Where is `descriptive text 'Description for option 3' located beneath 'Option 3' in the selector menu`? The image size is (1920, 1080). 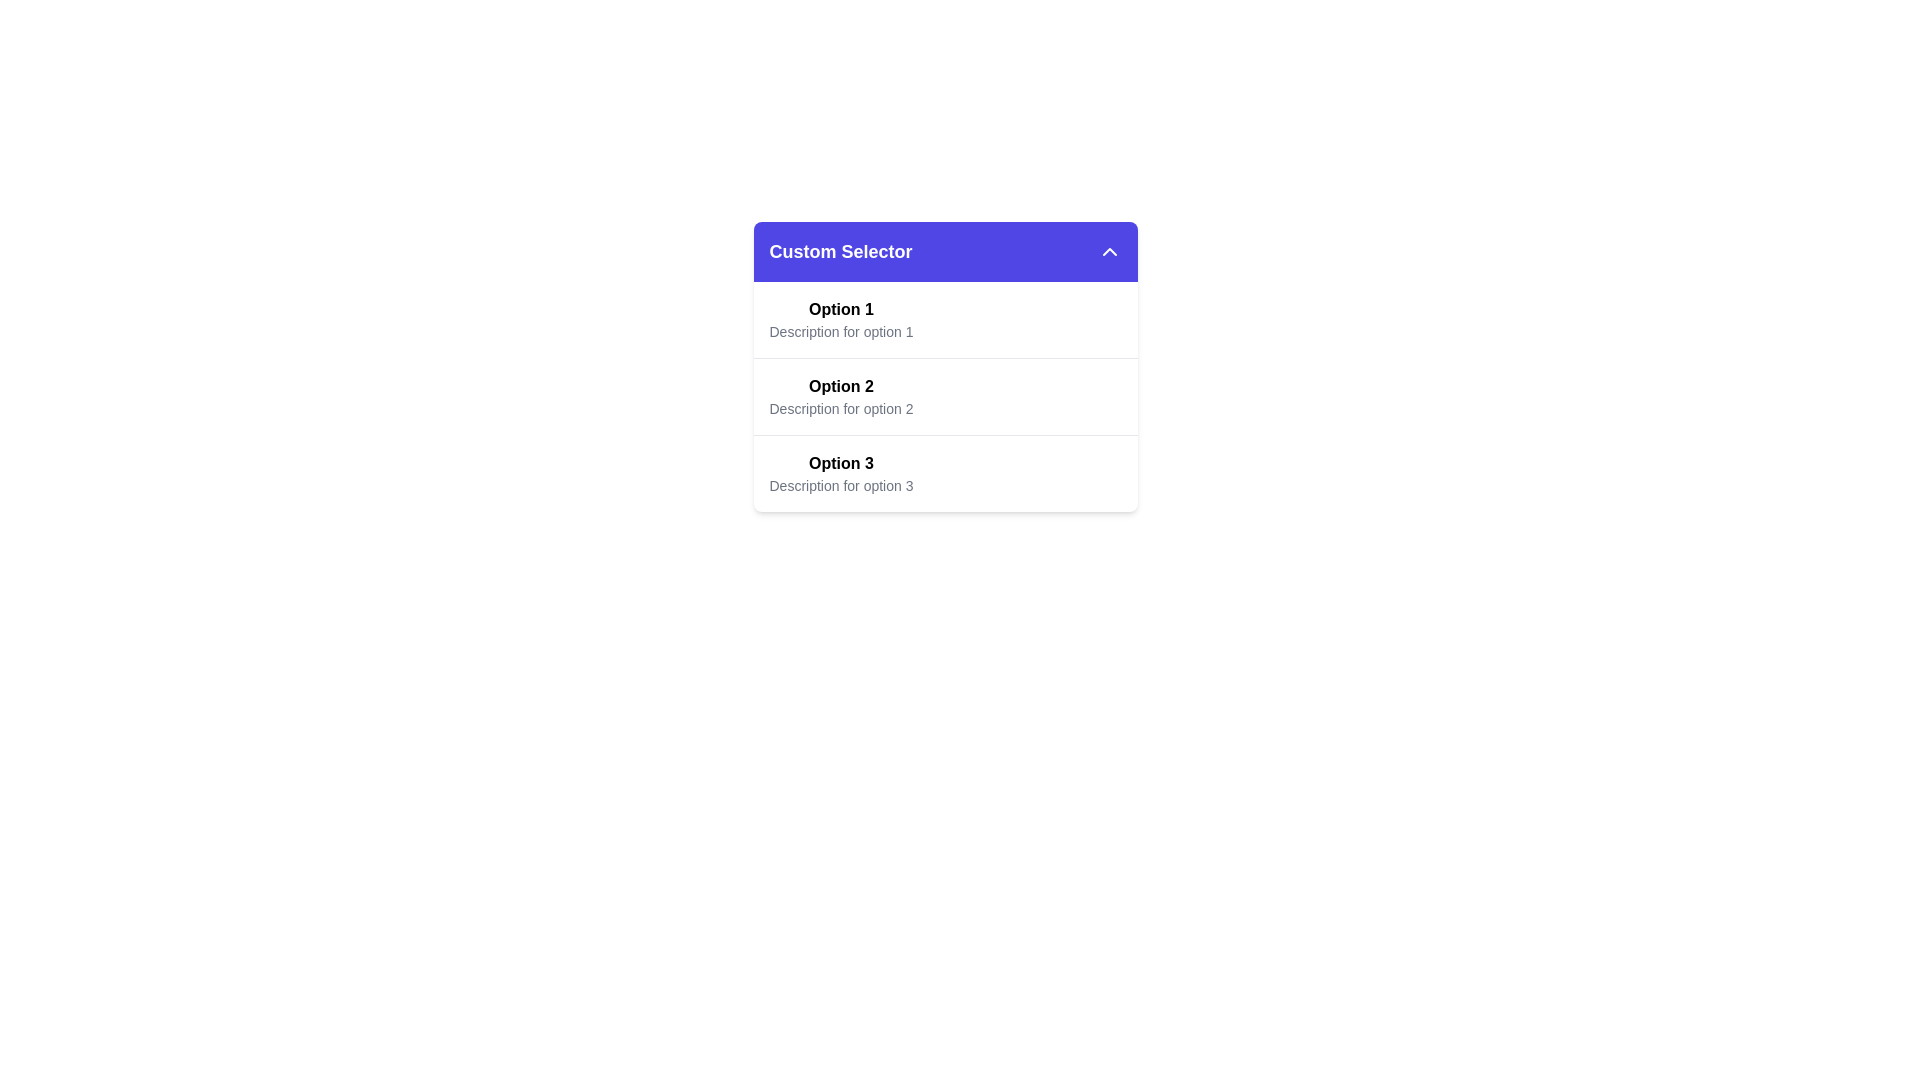 descriptive text 'Description for option 3' located beneath 'Option 3' in the selector menu is located at coordinates (841, 486).